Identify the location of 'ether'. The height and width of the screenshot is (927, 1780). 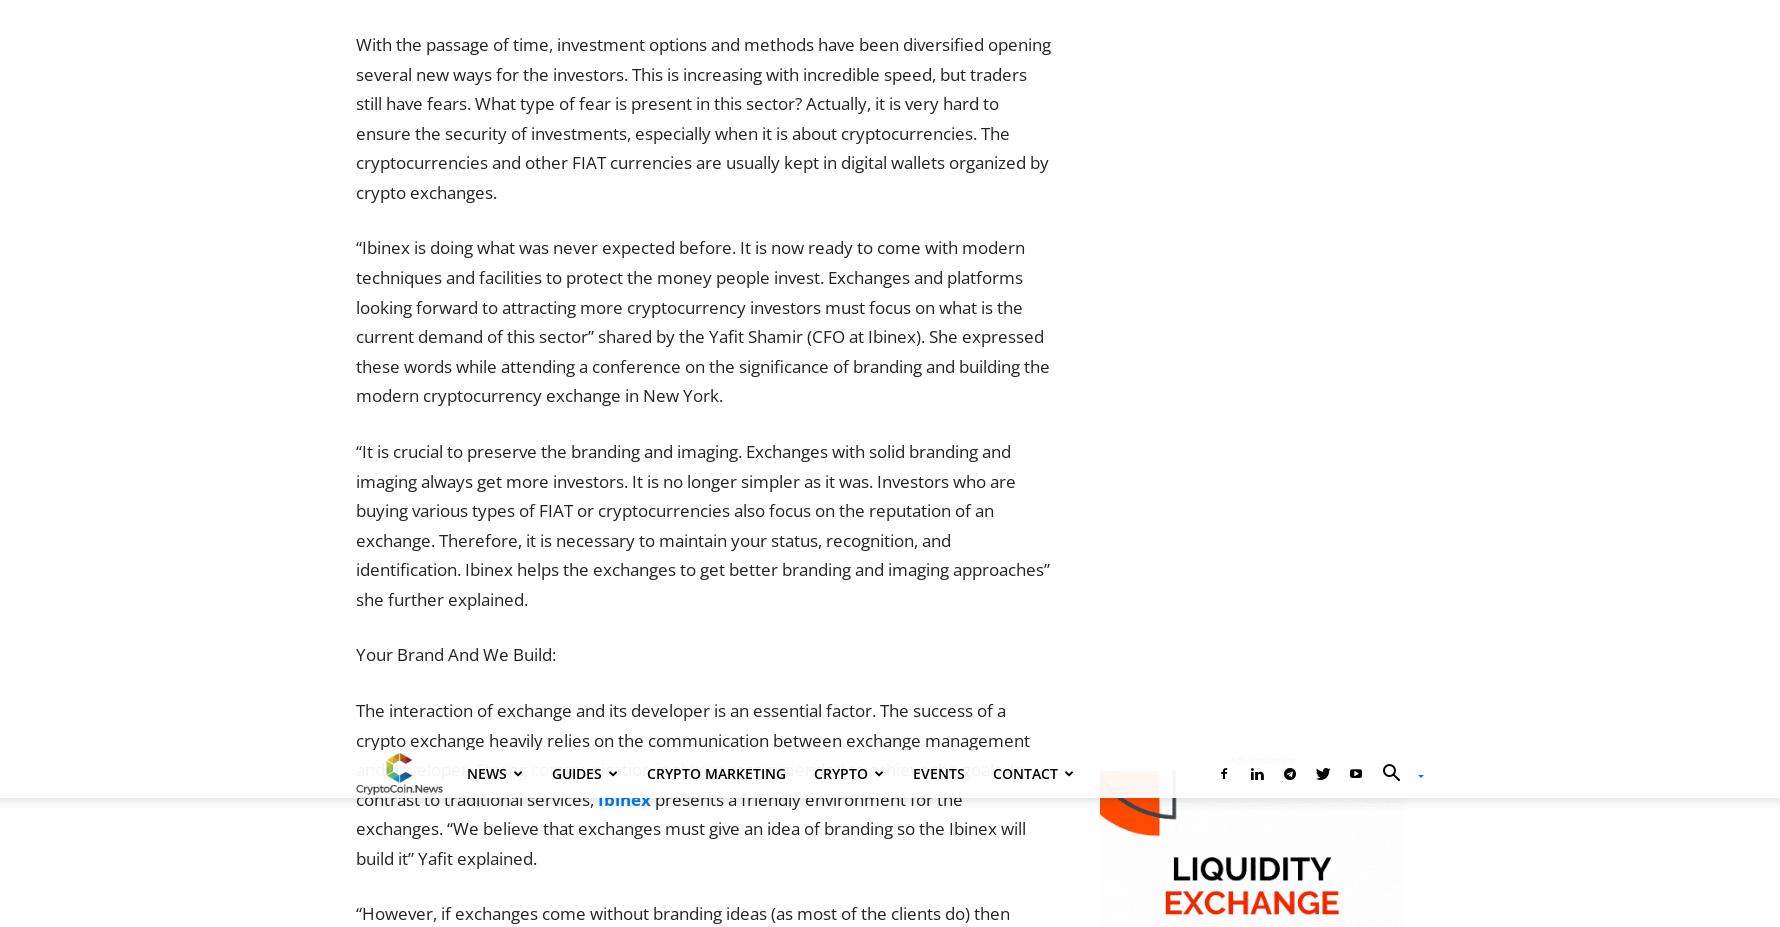
(670, 184).